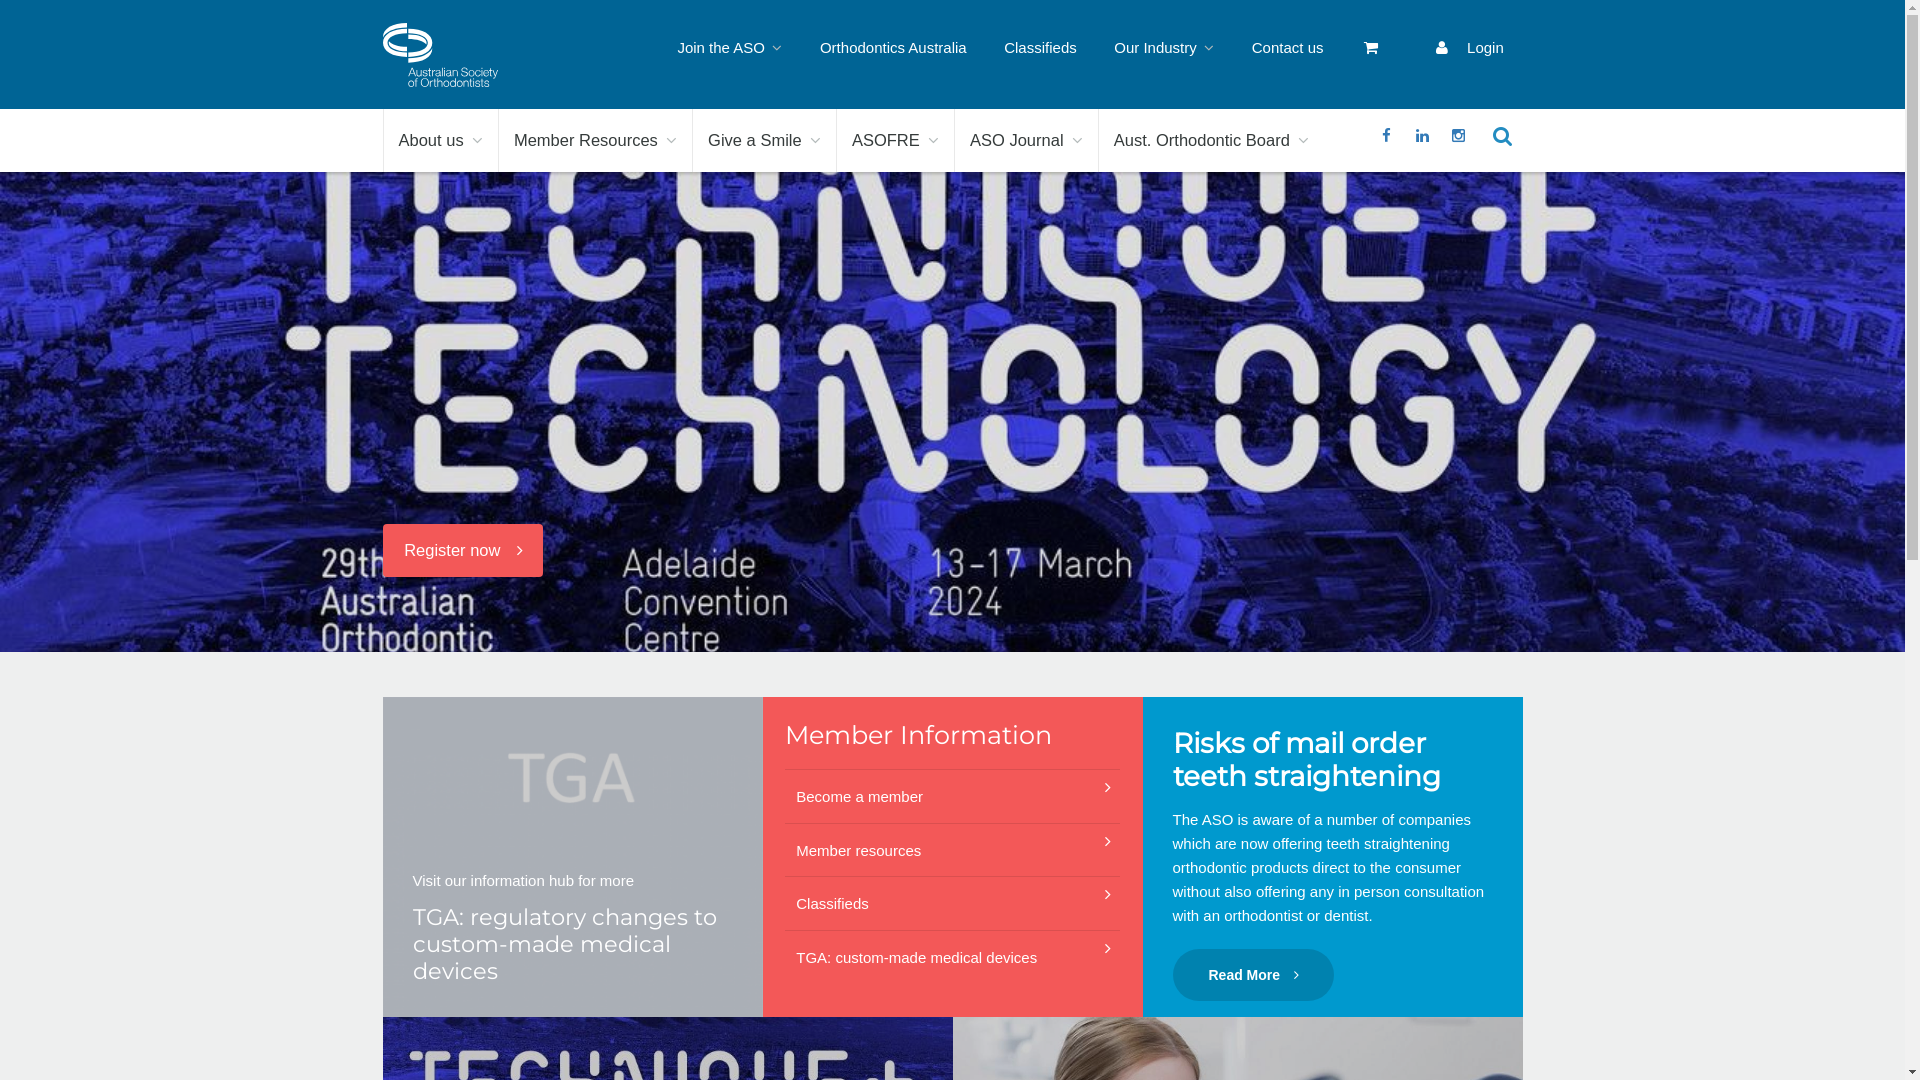 This screenshot has height=1080, width=1920. Describe the element at coordinates (1210, 139) in the screenshot. I see `'Aust. Orthodontic Board'` at that location.